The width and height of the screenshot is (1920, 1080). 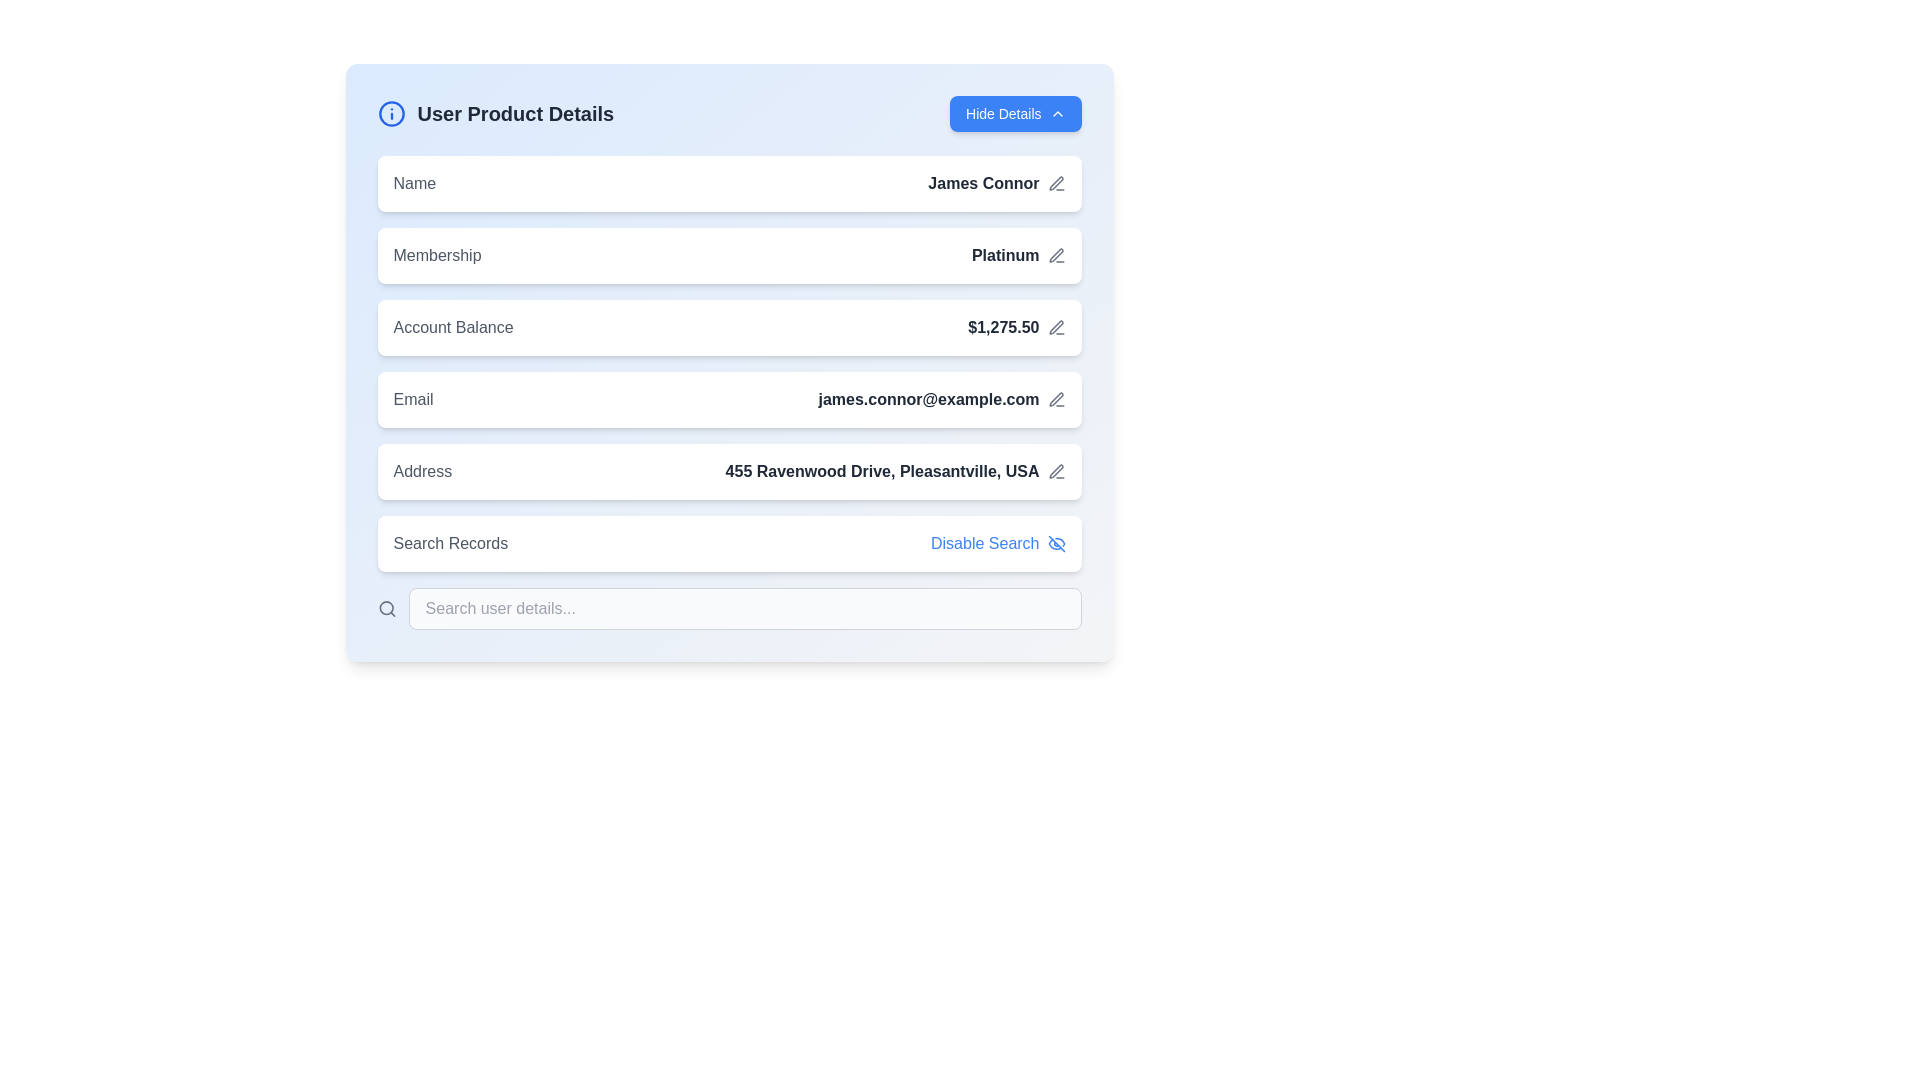 What do you see at coordinates (421, 471) in the screenshot?
I see `the static text label displaying 'Address', which is in a gray, medium-weight font and positioned to the left of the address value '455 Ravenwood Drive, Pleasantville, USA'` at bounding box center [421, 471].